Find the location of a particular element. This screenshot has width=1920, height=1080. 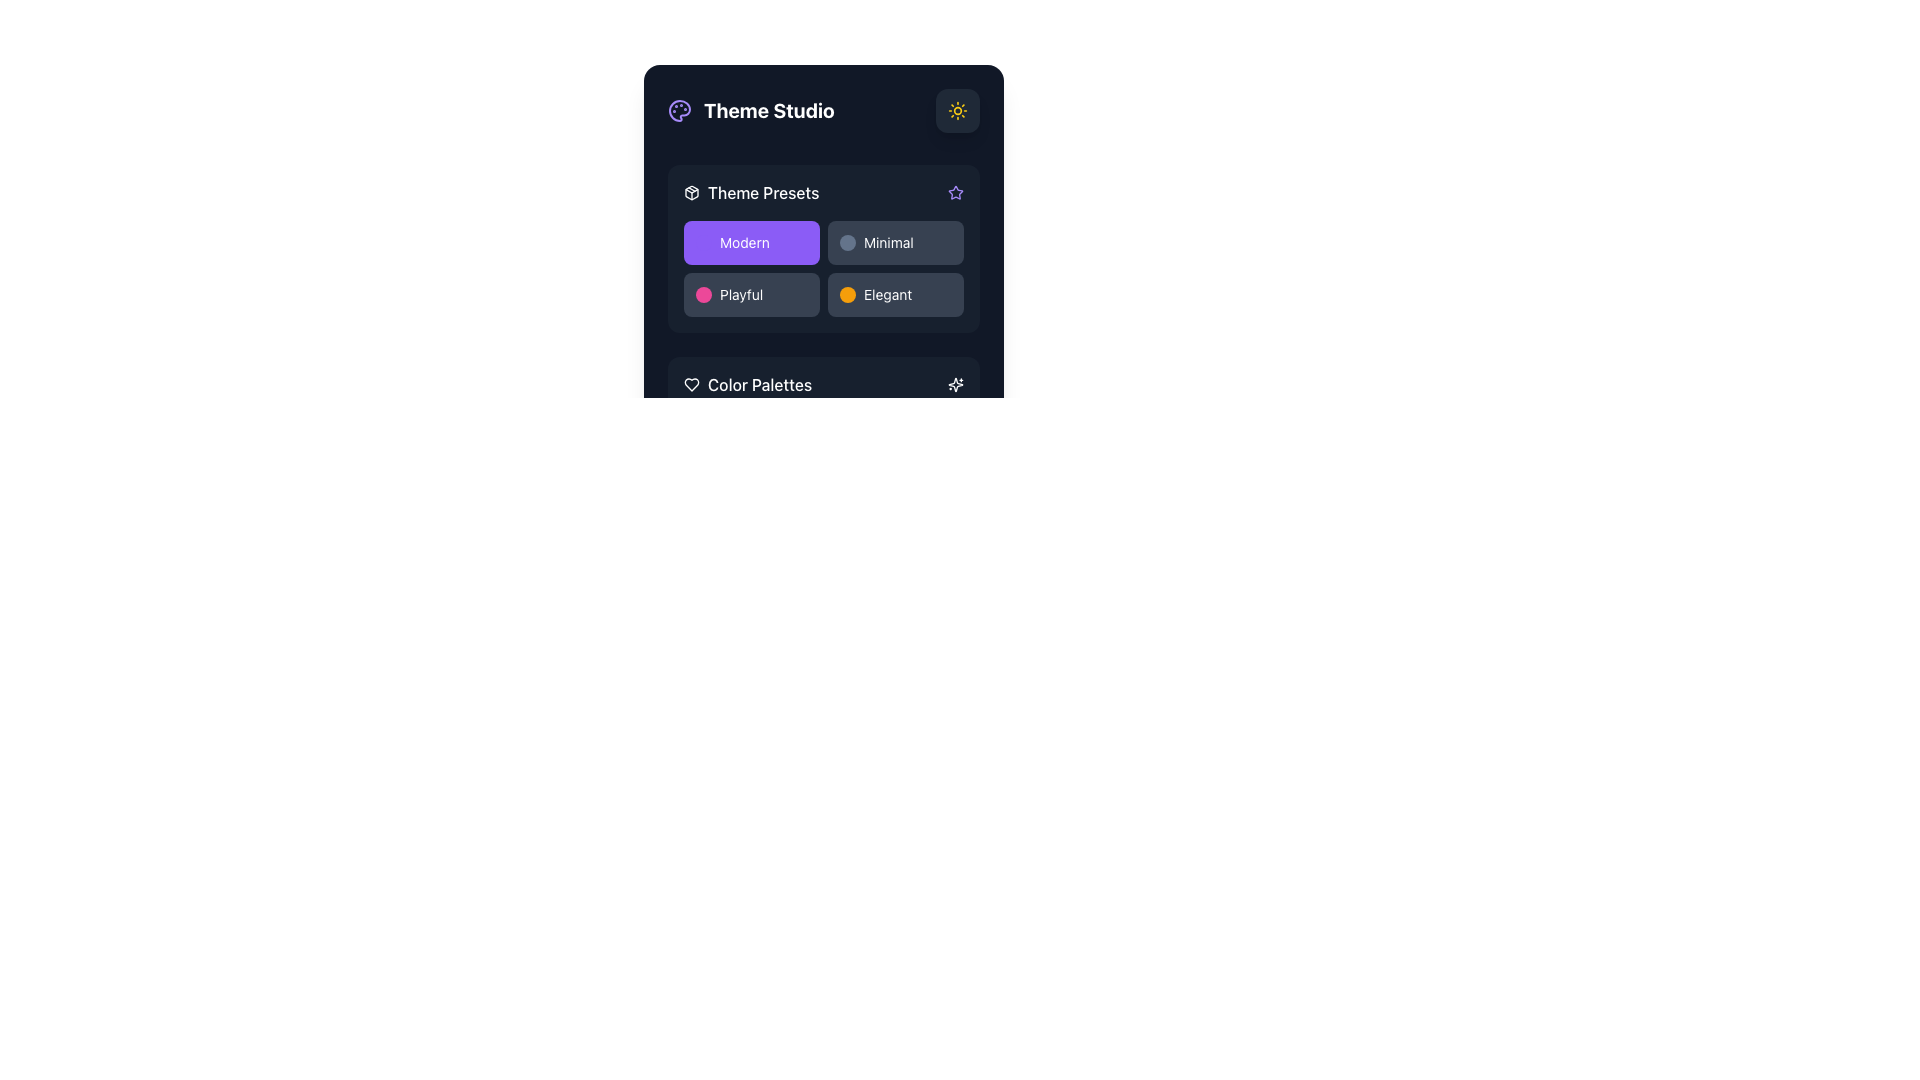

the panel in the grid layout is located at coordinates (824, 268).